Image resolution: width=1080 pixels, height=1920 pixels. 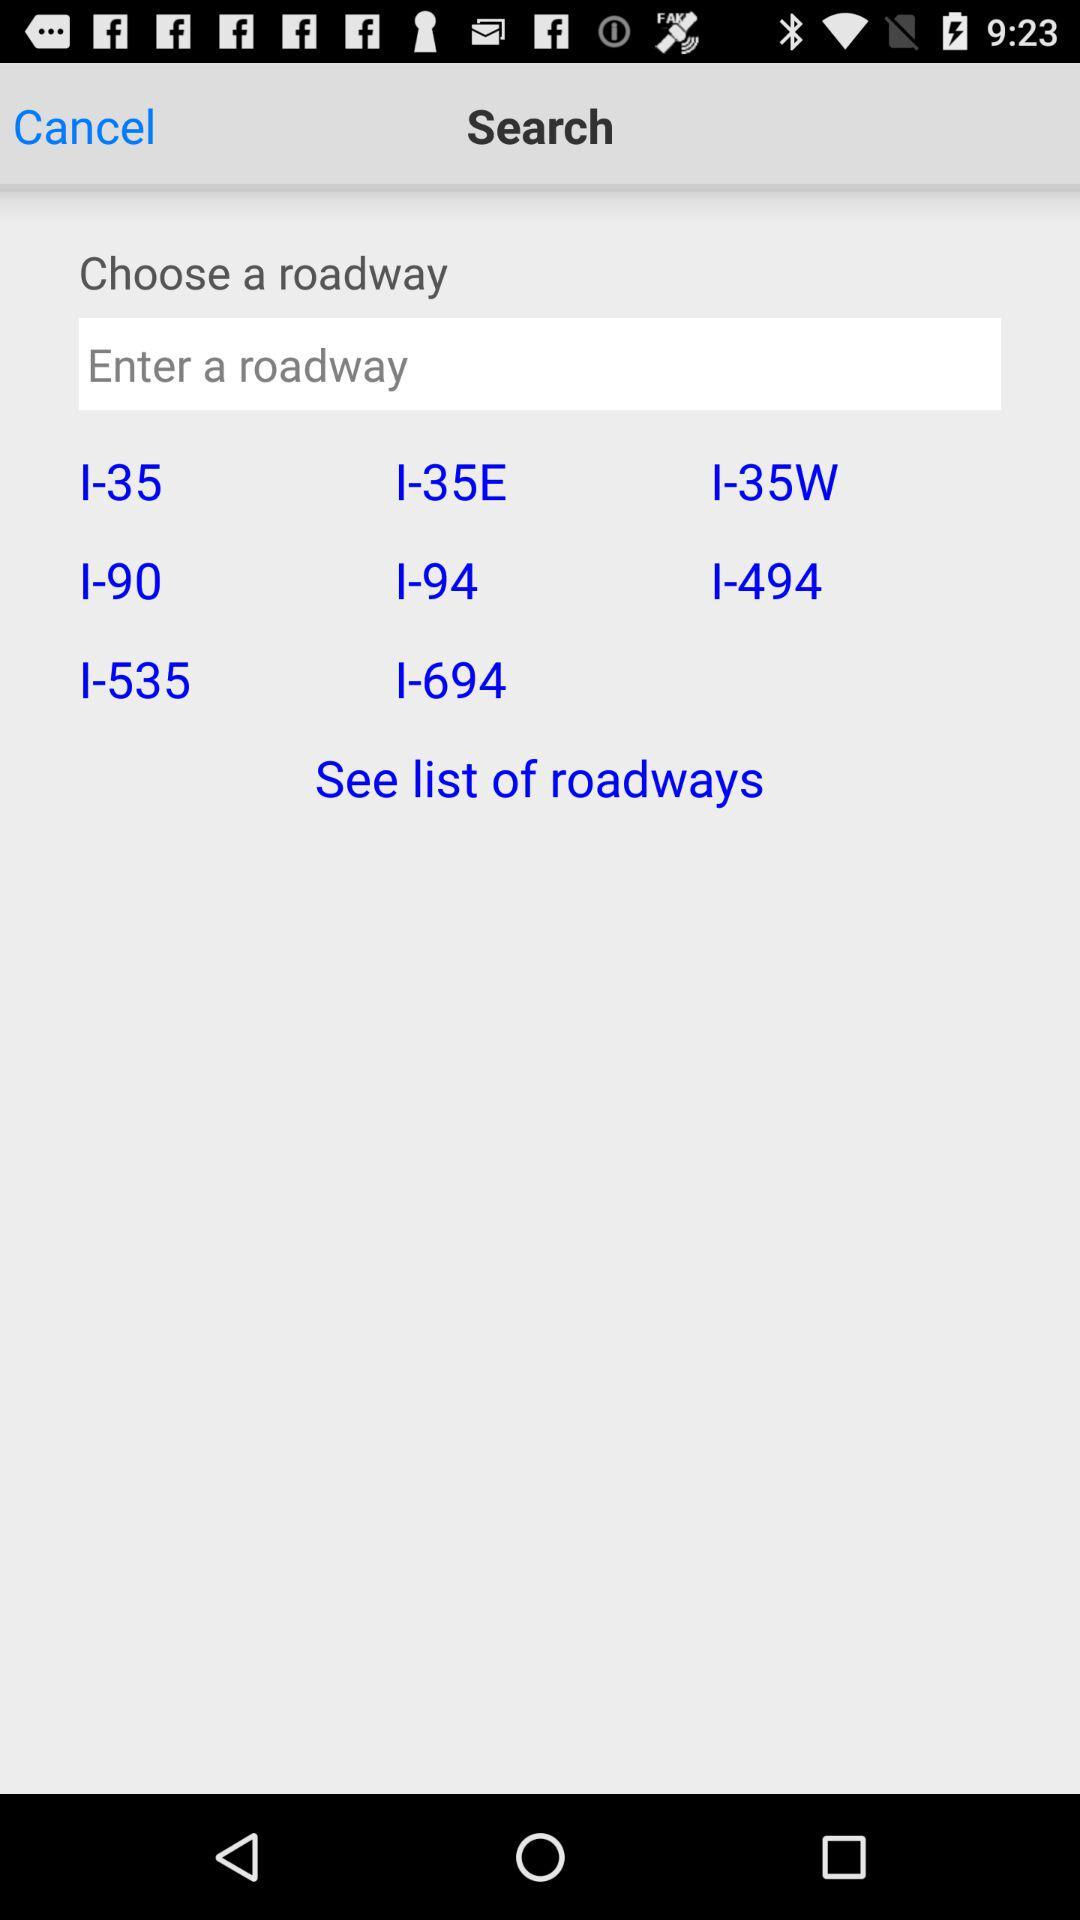 What do you see at coordinates (223, 578) in the screenshot?
I see `the i-90` at bounding box center [223, 578].